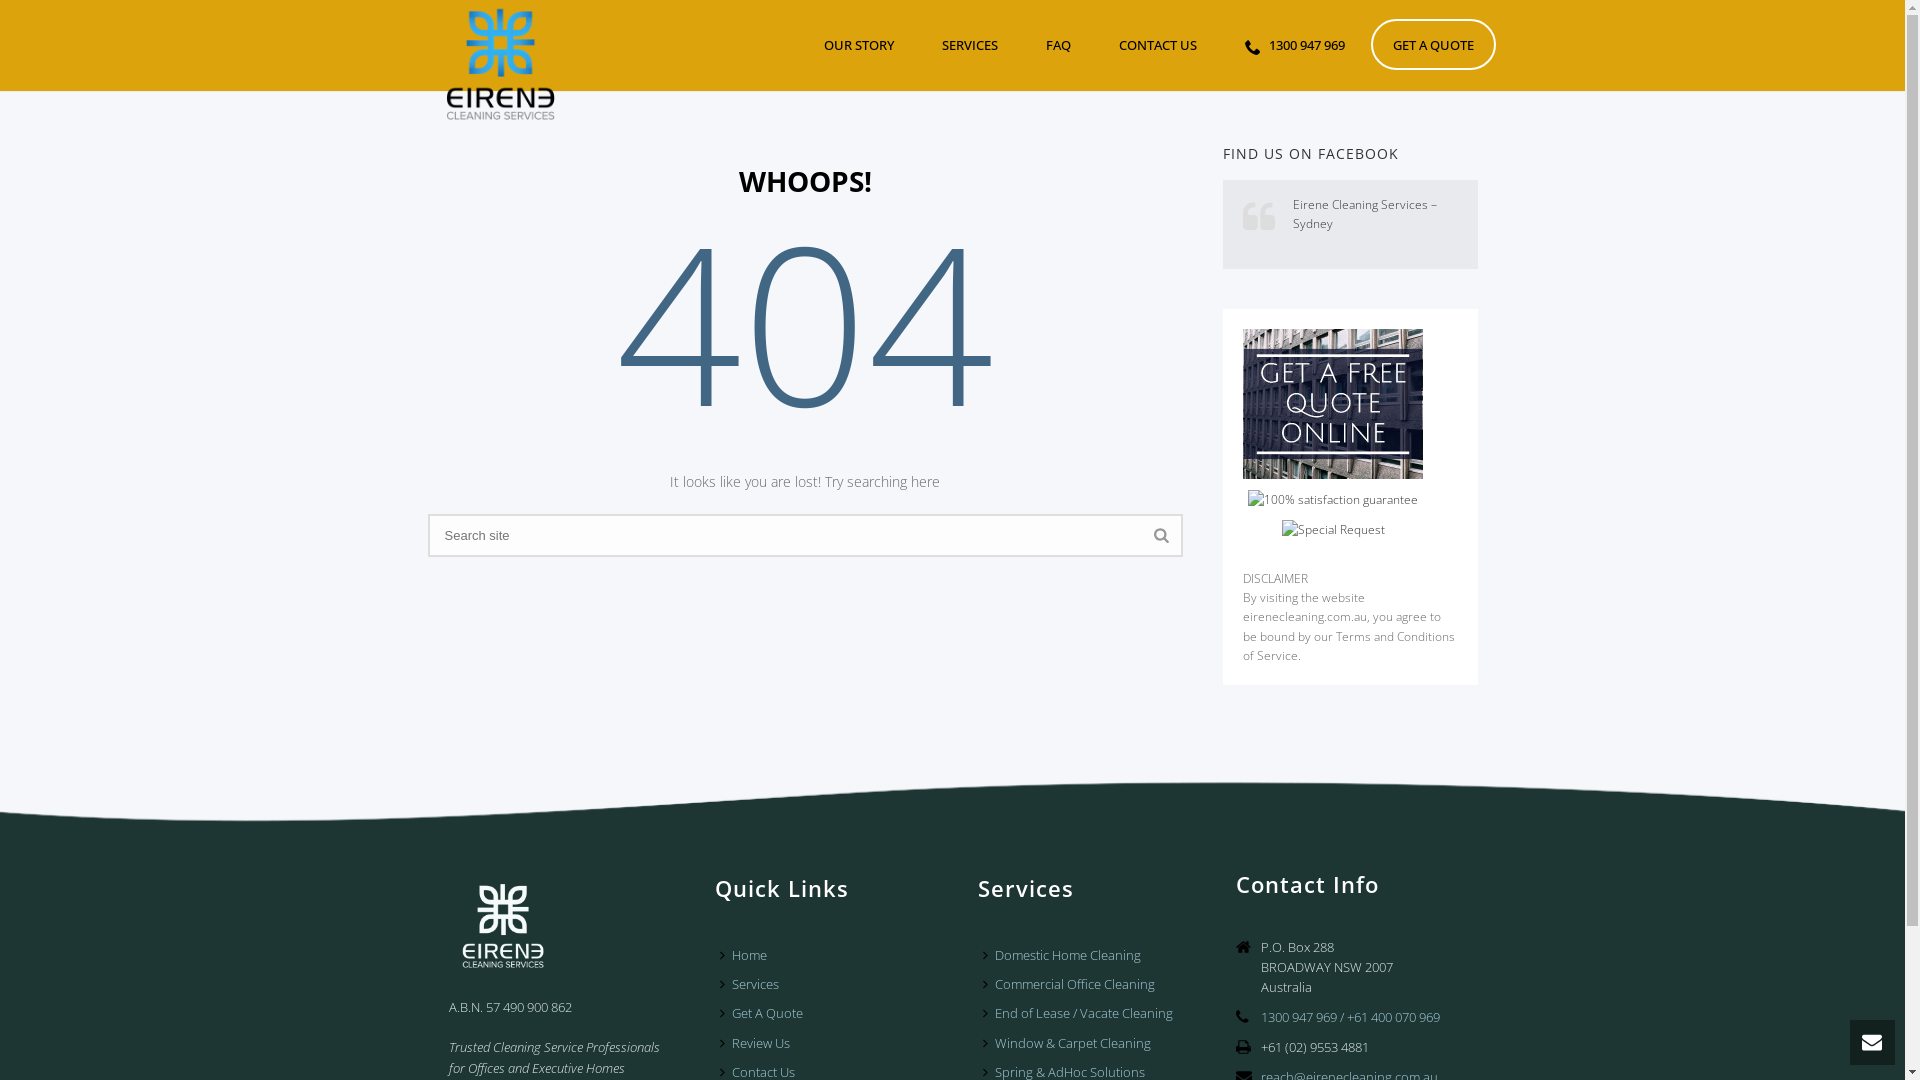 The height and width of the screenshot is (1080, 1920). I want to click on 'Window & Carpet Cleaning', so click(1070, 1042).